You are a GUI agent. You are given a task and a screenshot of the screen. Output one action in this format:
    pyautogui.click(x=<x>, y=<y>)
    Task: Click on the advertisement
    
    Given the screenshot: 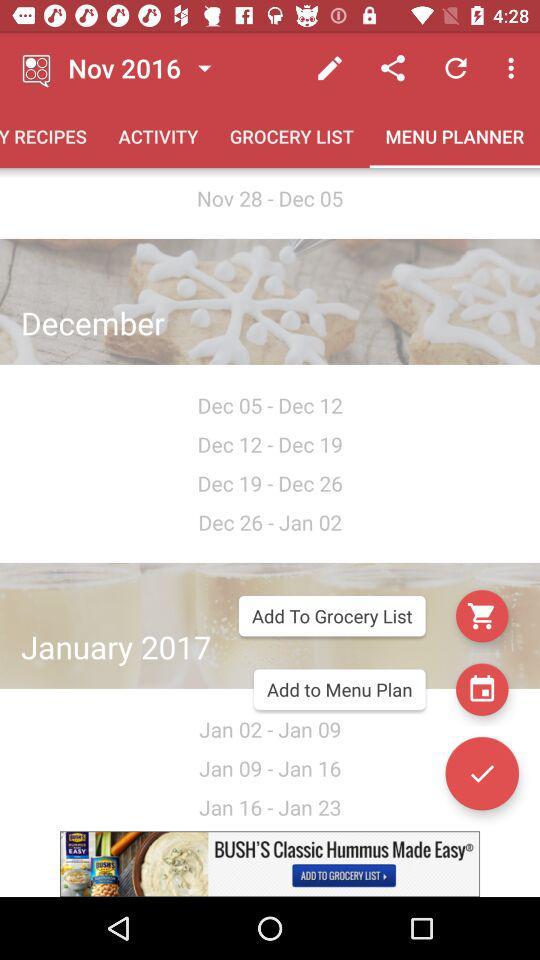 What is the action you would take?
    pyautogui.click(x=270, y=863)
    